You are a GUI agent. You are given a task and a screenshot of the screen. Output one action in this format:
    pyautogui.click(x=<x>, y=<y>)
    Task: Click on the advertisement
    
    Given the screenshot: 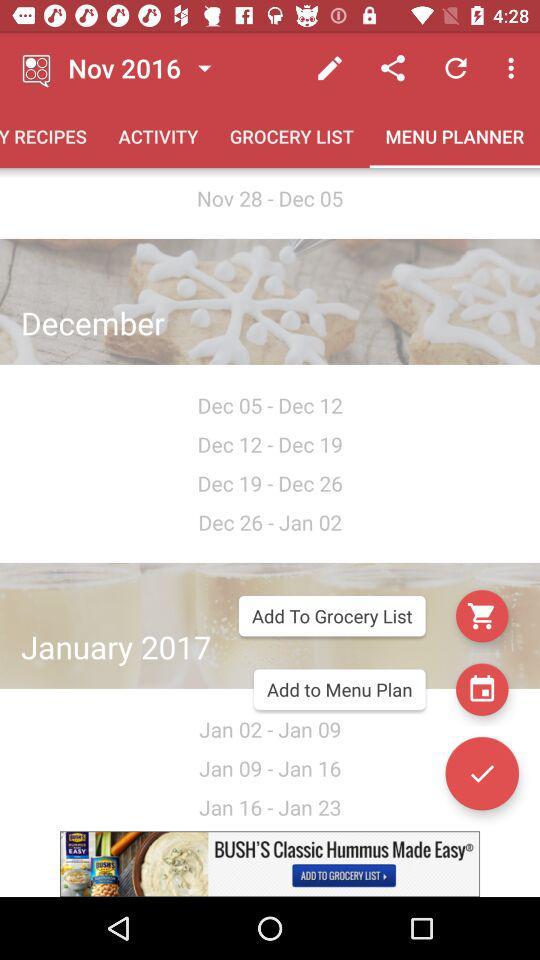 What is the action you would take?
    pyautogui.click(x=270, y=863)
    